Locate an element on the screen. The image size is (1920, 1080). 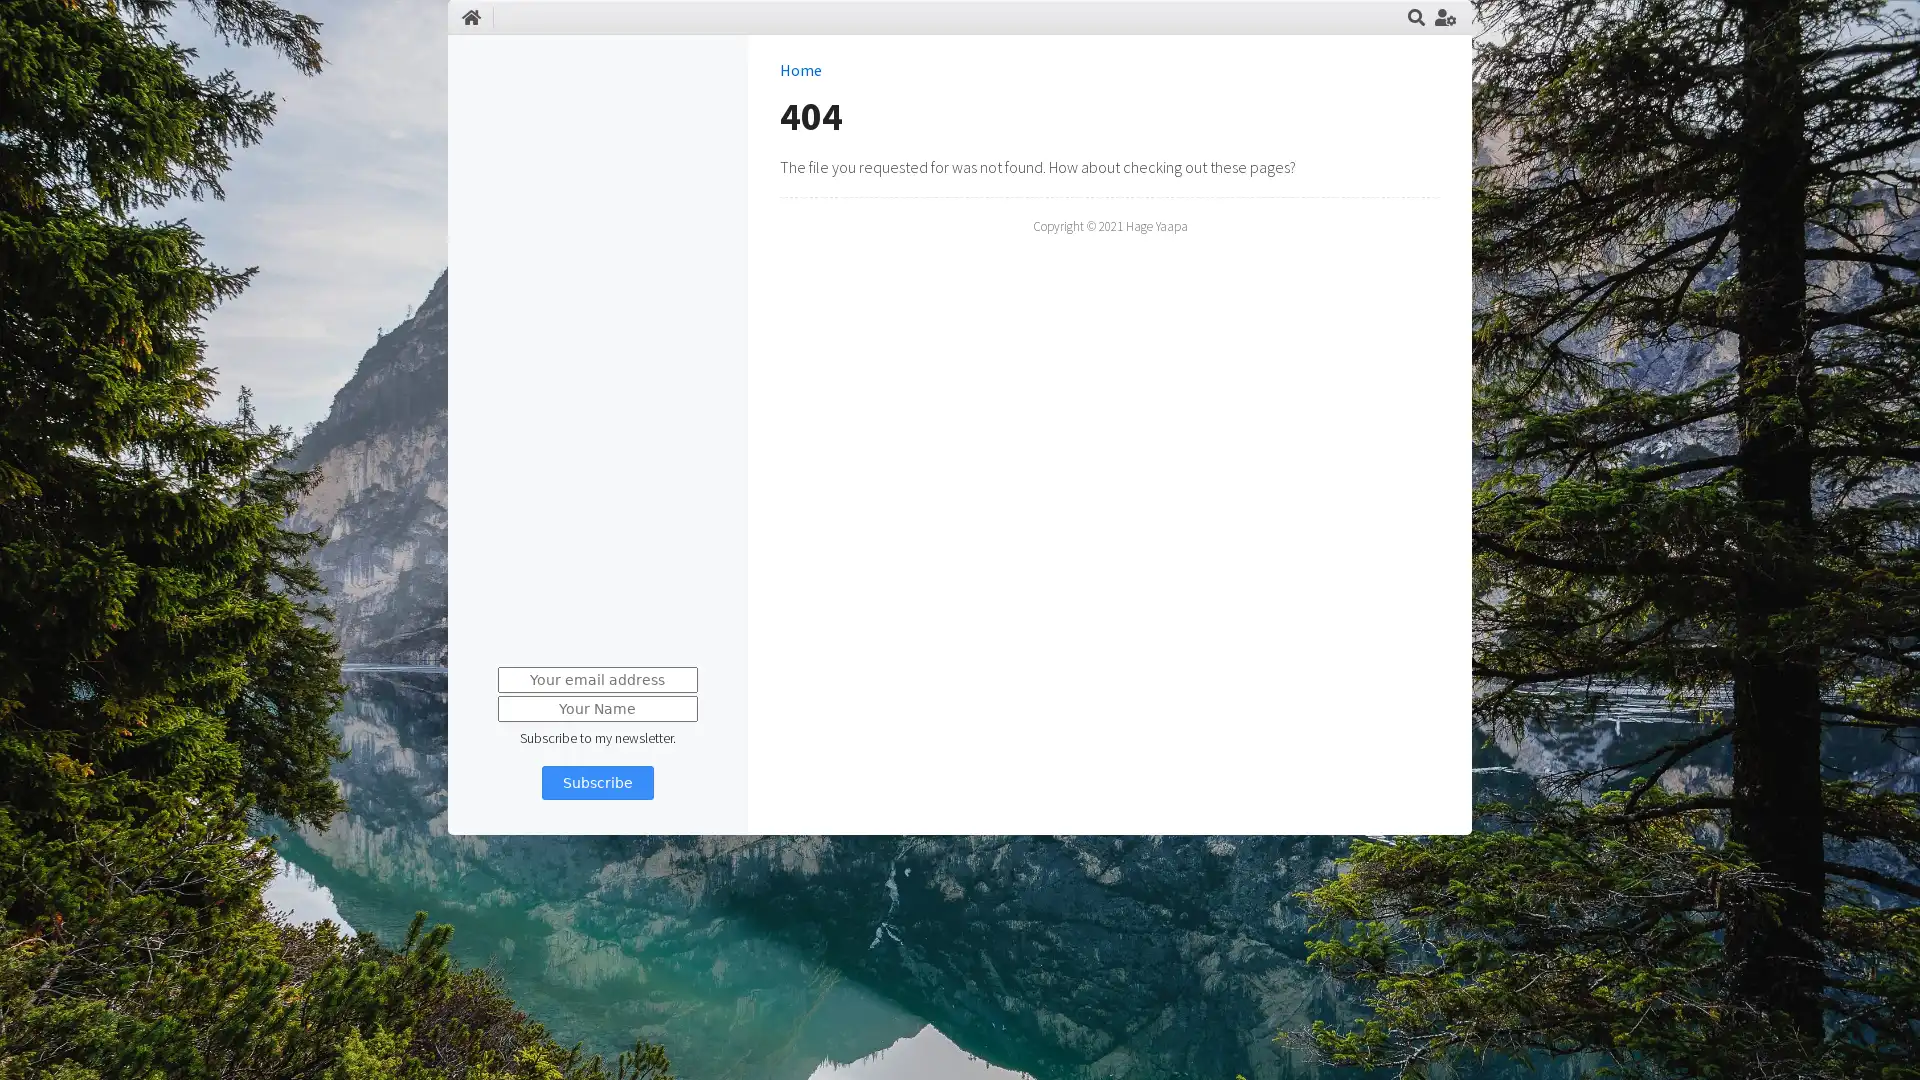
Subscribe is located at coordinates (595, 782).